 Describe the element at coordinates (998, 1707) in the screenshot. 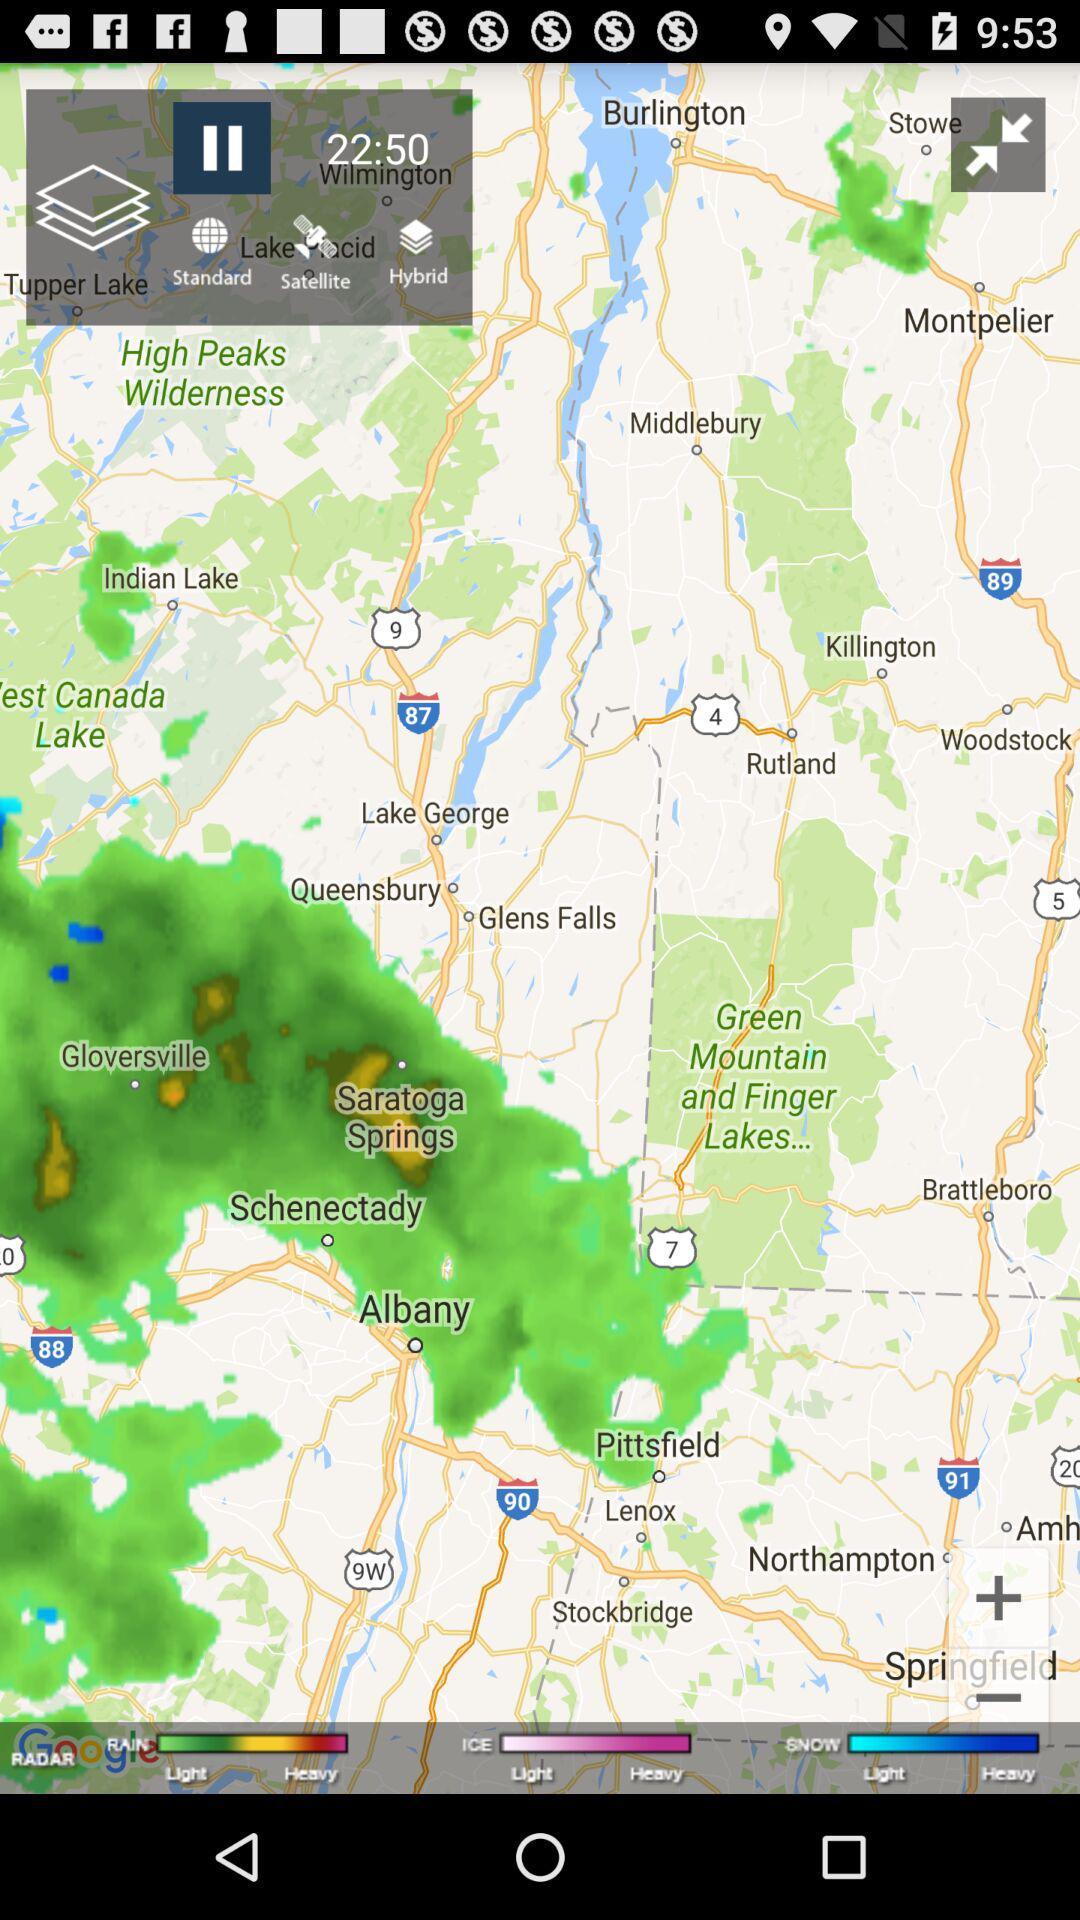

I see `the add icon` at that location.